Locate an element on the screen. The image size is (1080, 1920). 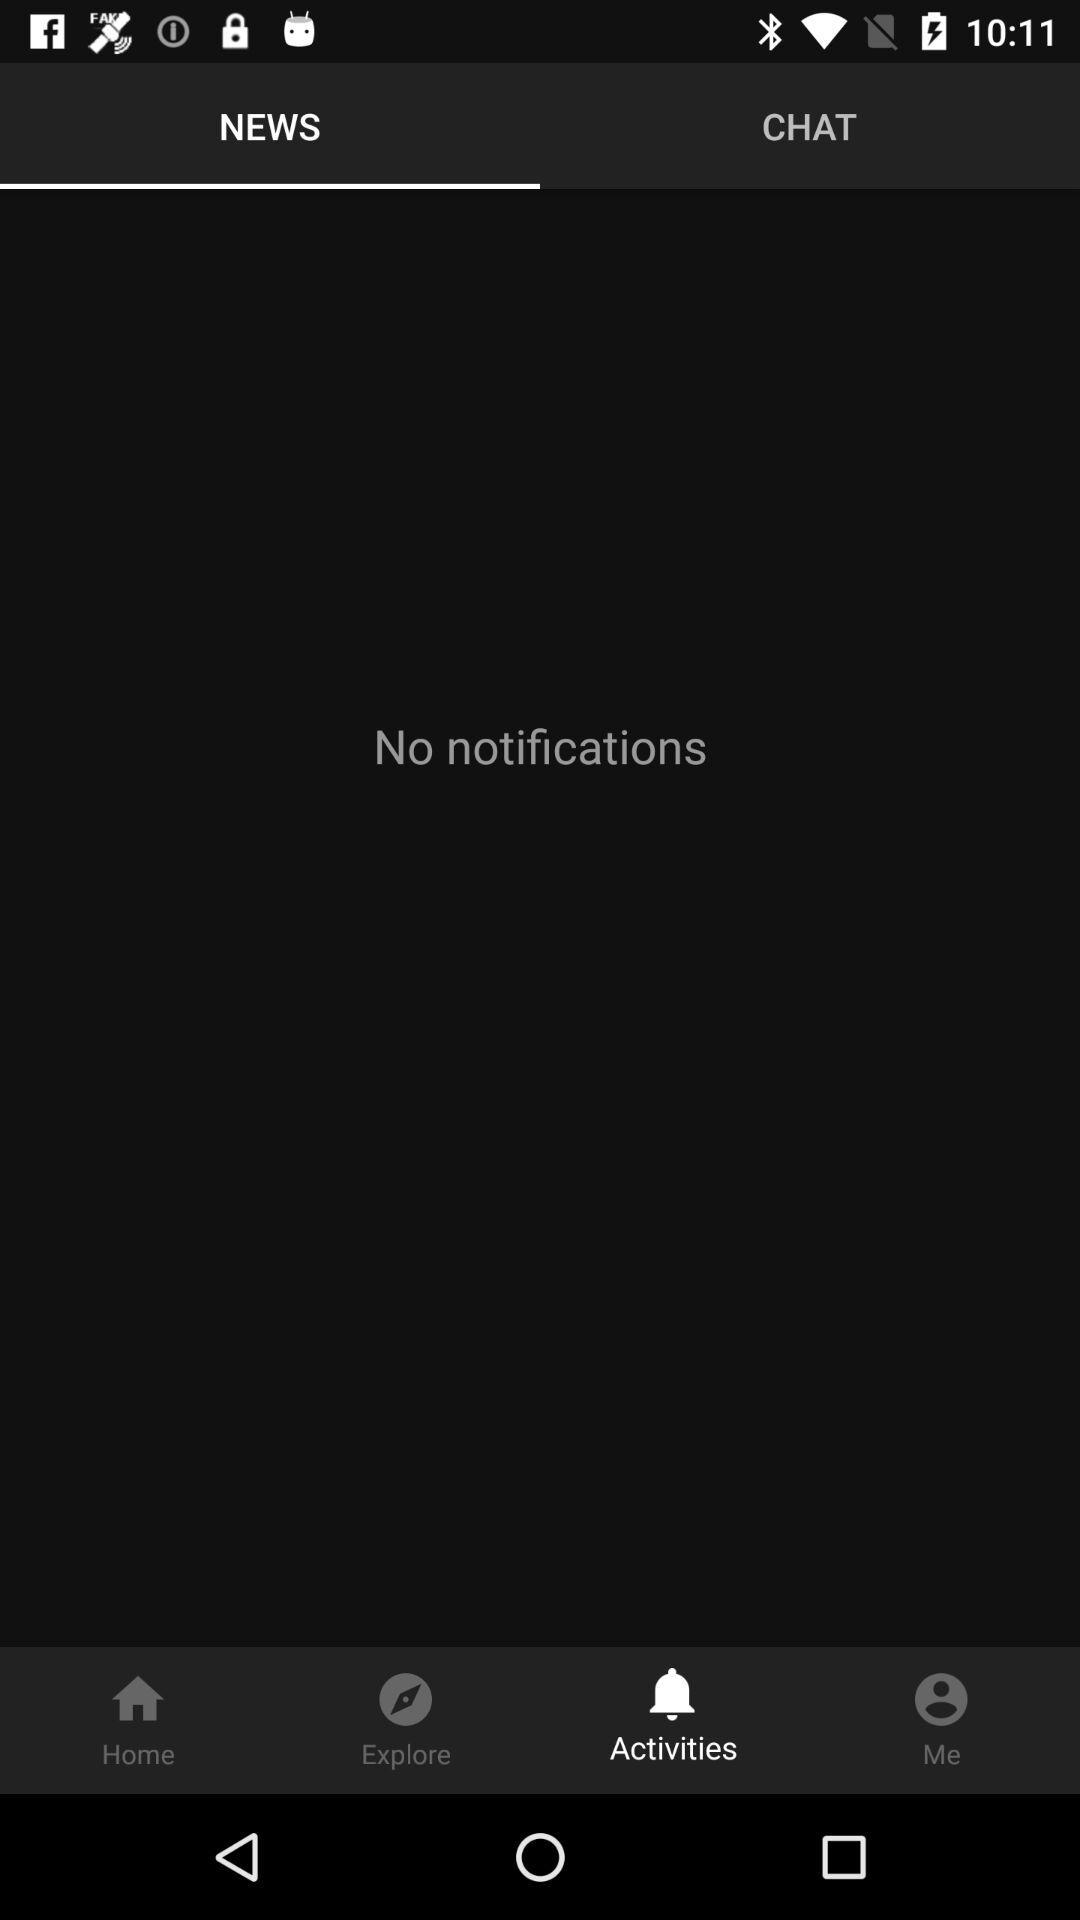
symbol above explore is located at coordinates (405, 1688).